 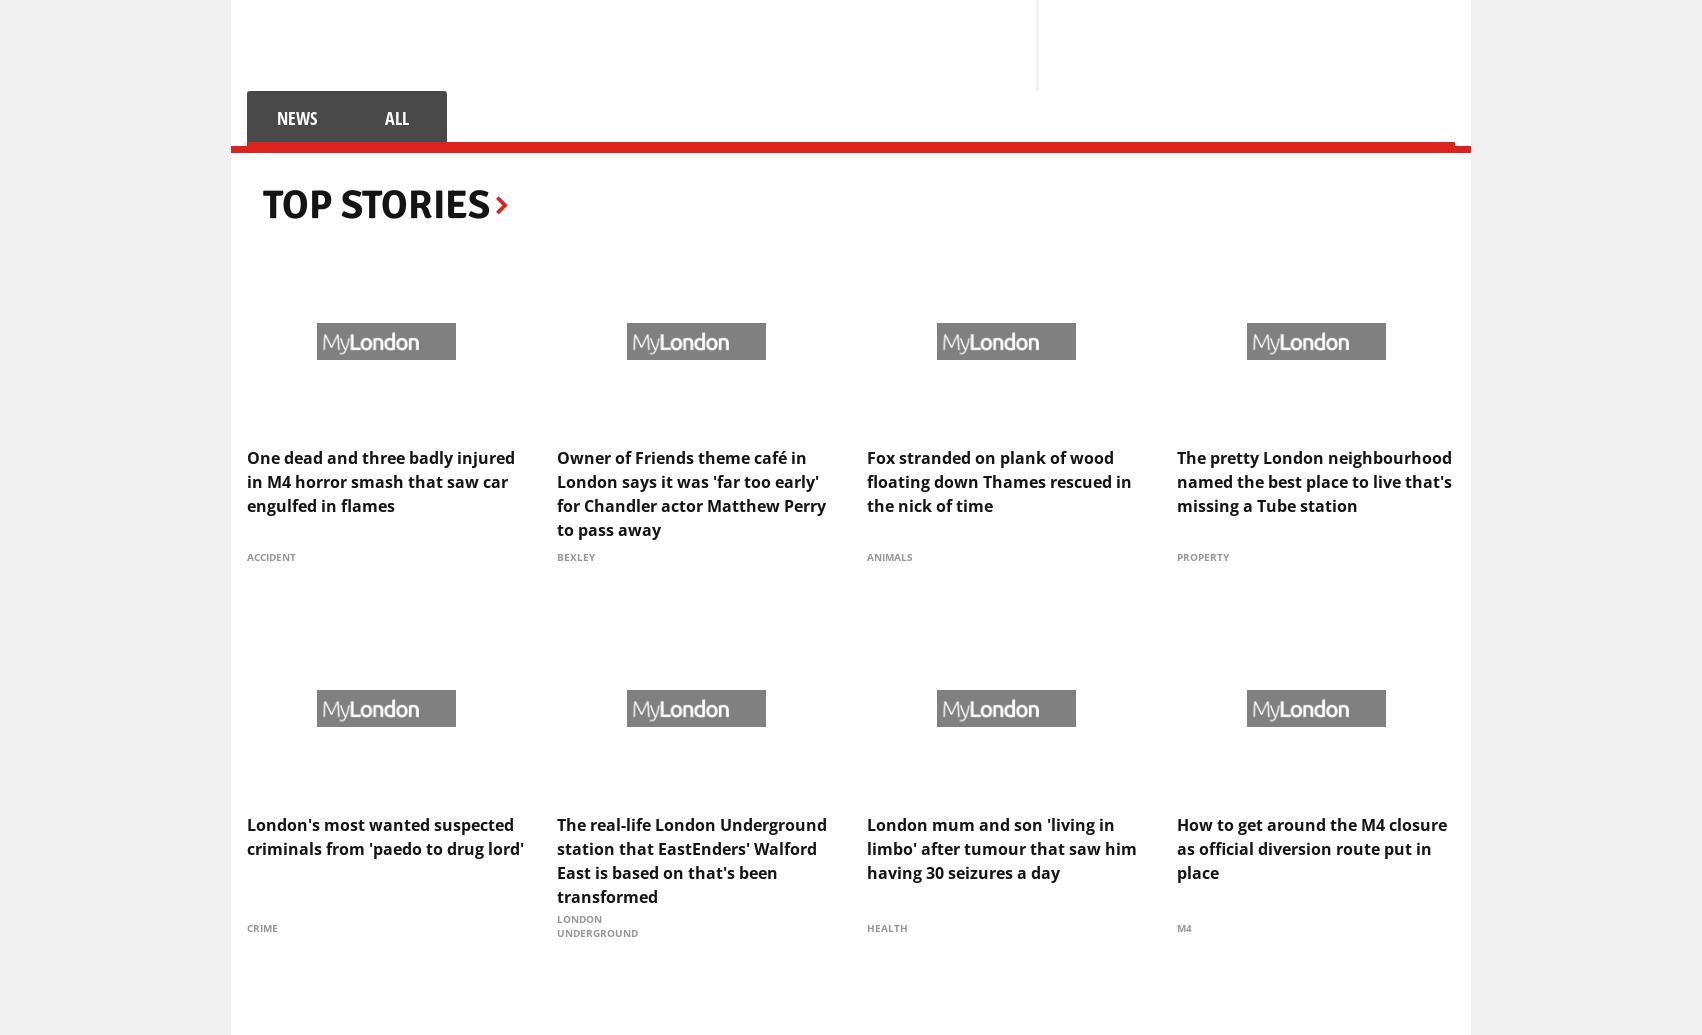 What do you see at coordinates (1176, 846) in the screenshot?
I see `'How to get around the M4 closure as official diversion route put in place'` at bounding box center [1176, 846].